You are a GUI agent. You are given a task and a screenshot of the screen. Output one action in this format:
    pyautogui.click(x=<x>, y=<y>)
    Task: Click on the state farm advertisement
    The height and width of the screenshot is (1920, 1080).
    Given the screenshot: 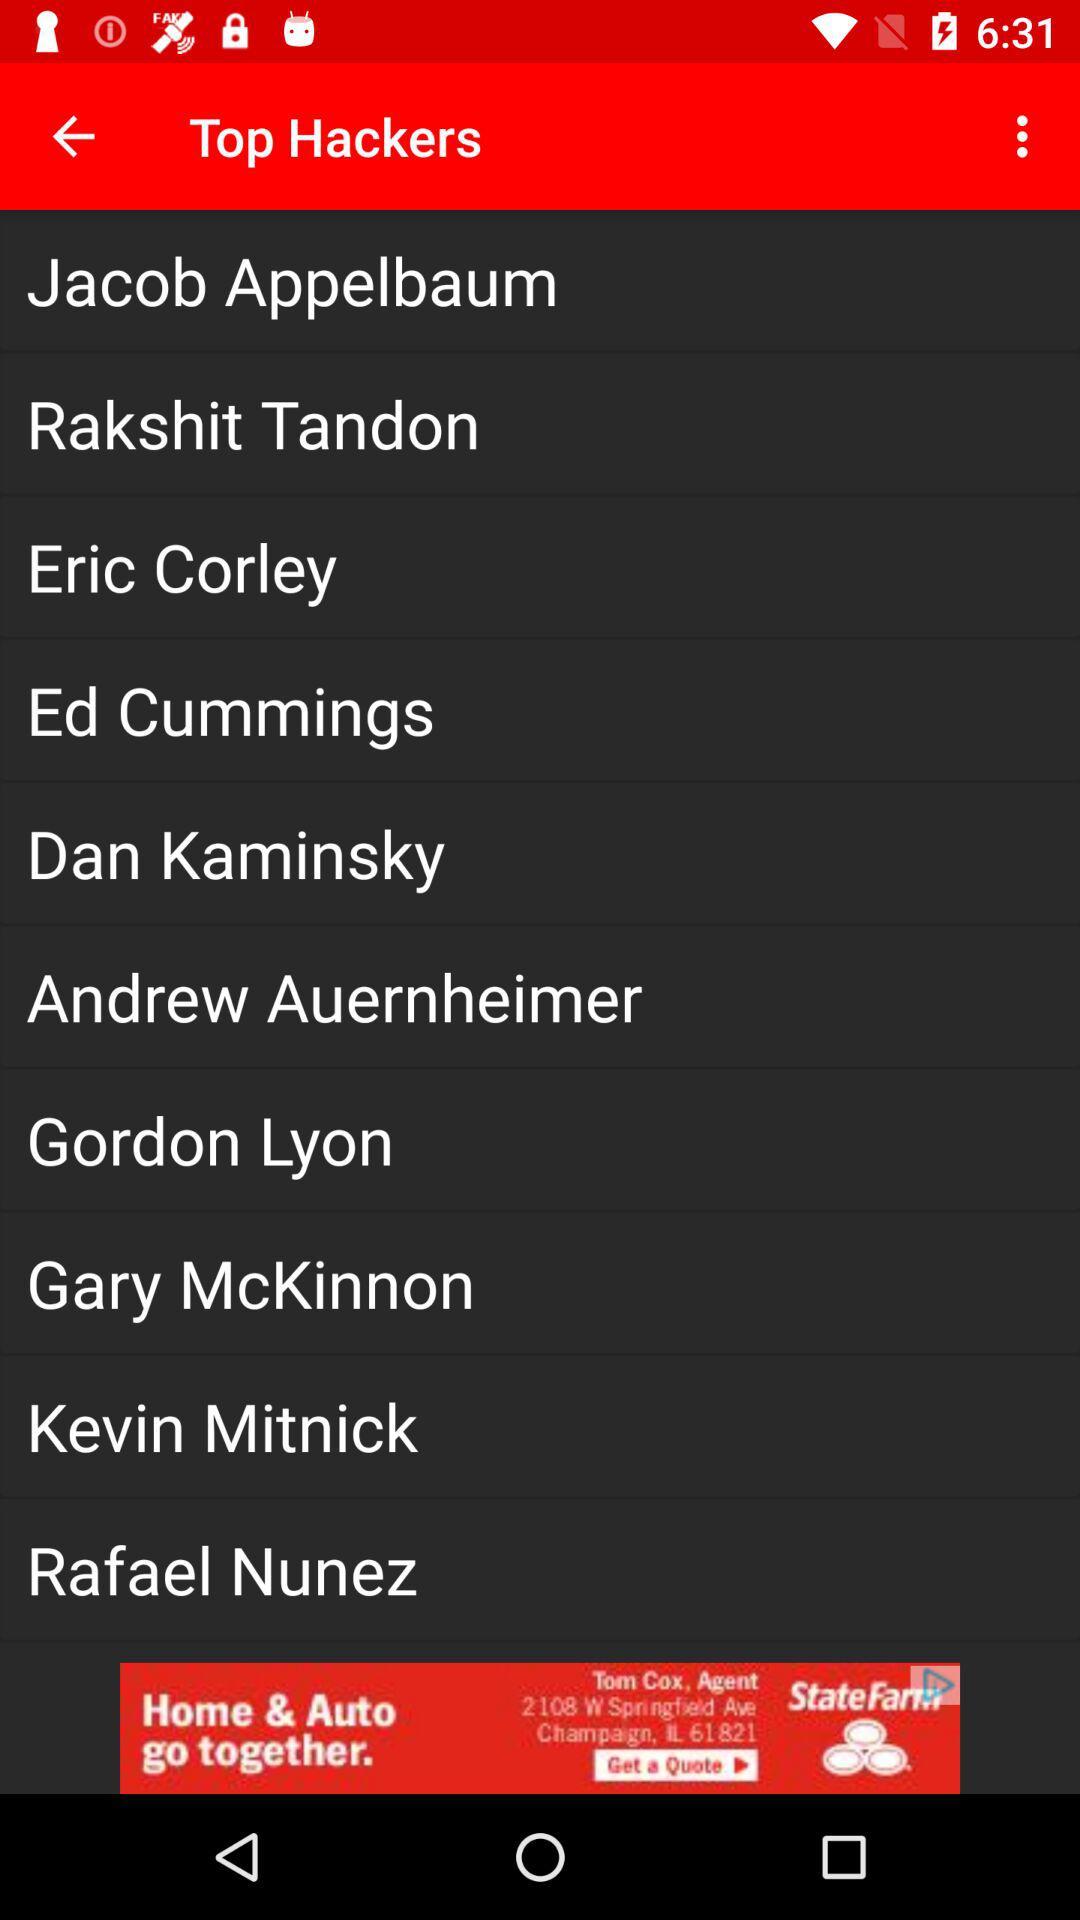 What is the action you would take?
    pyautogui.click(x=540, y=1727)
    